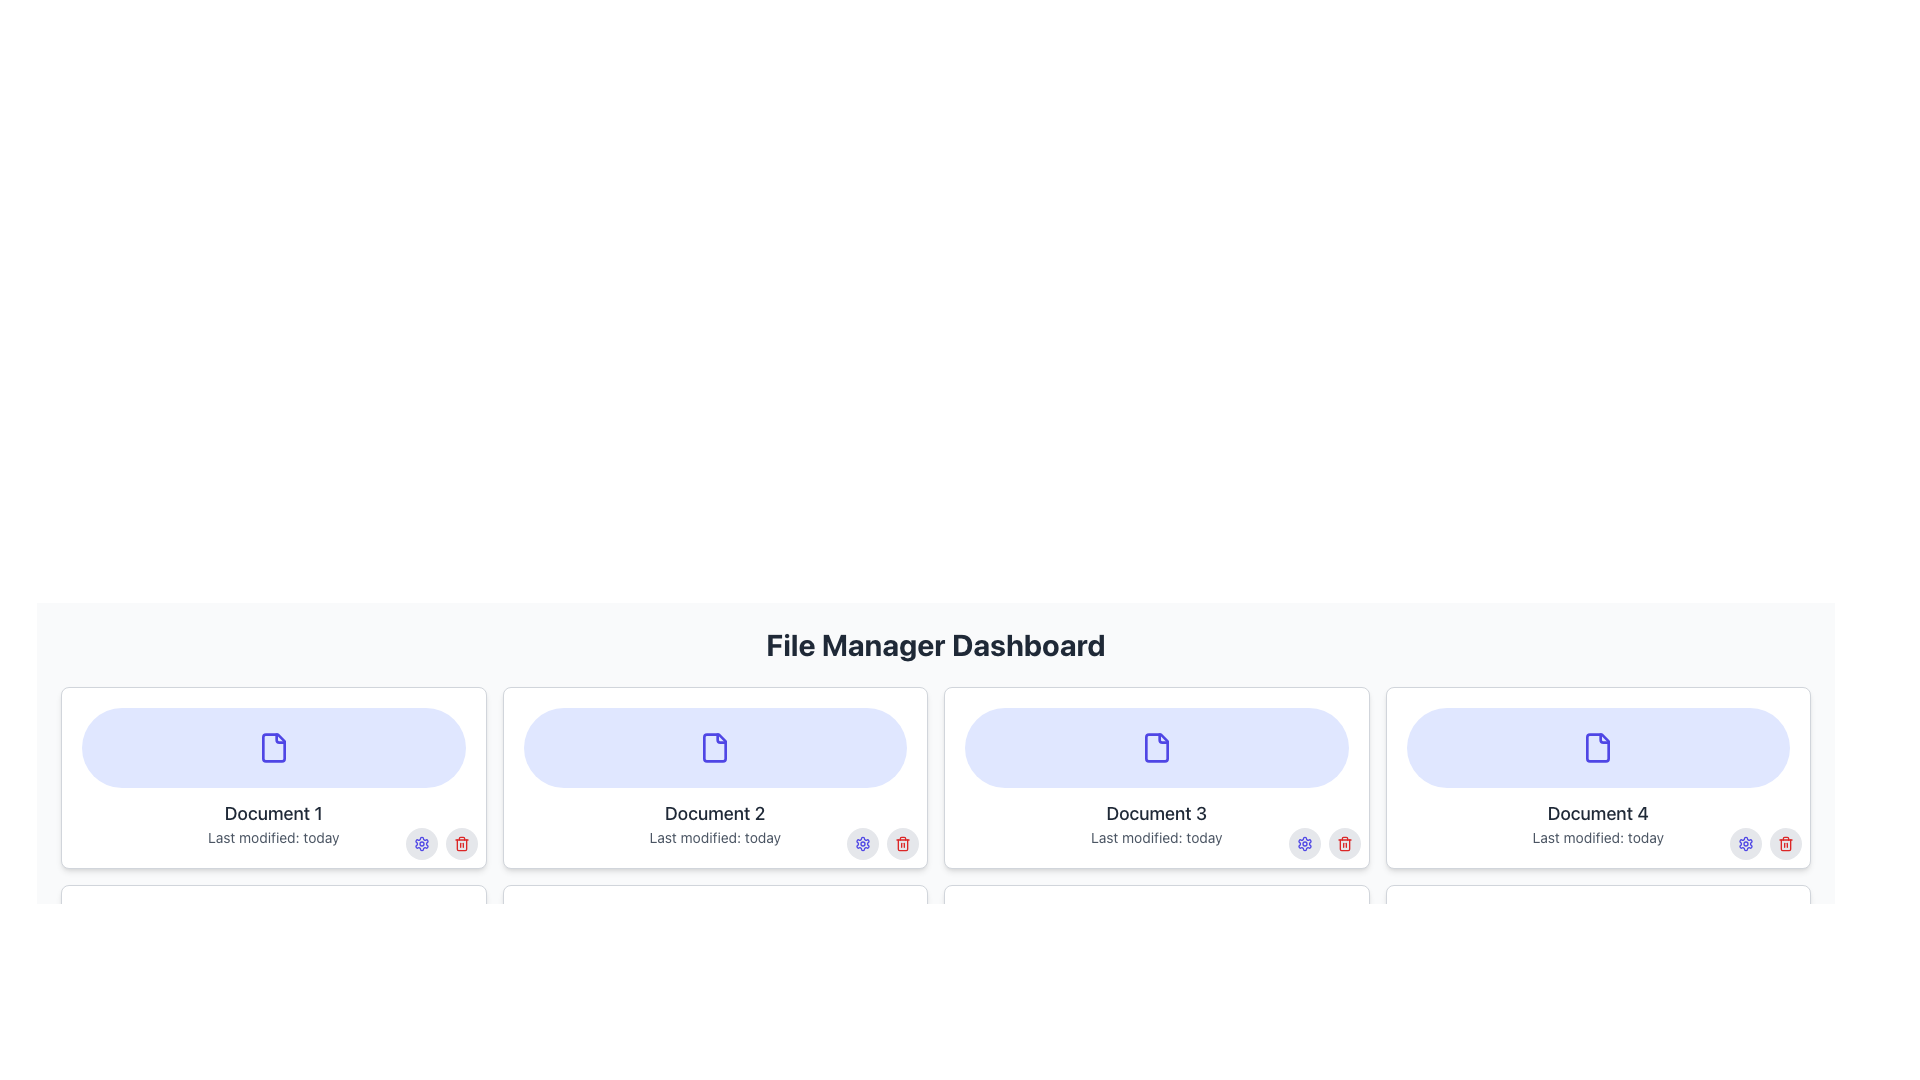  I want to click on the circular button with a light gray background and a red trashcan icon located at the bottom-right corner of the card, so click(460, 1040).